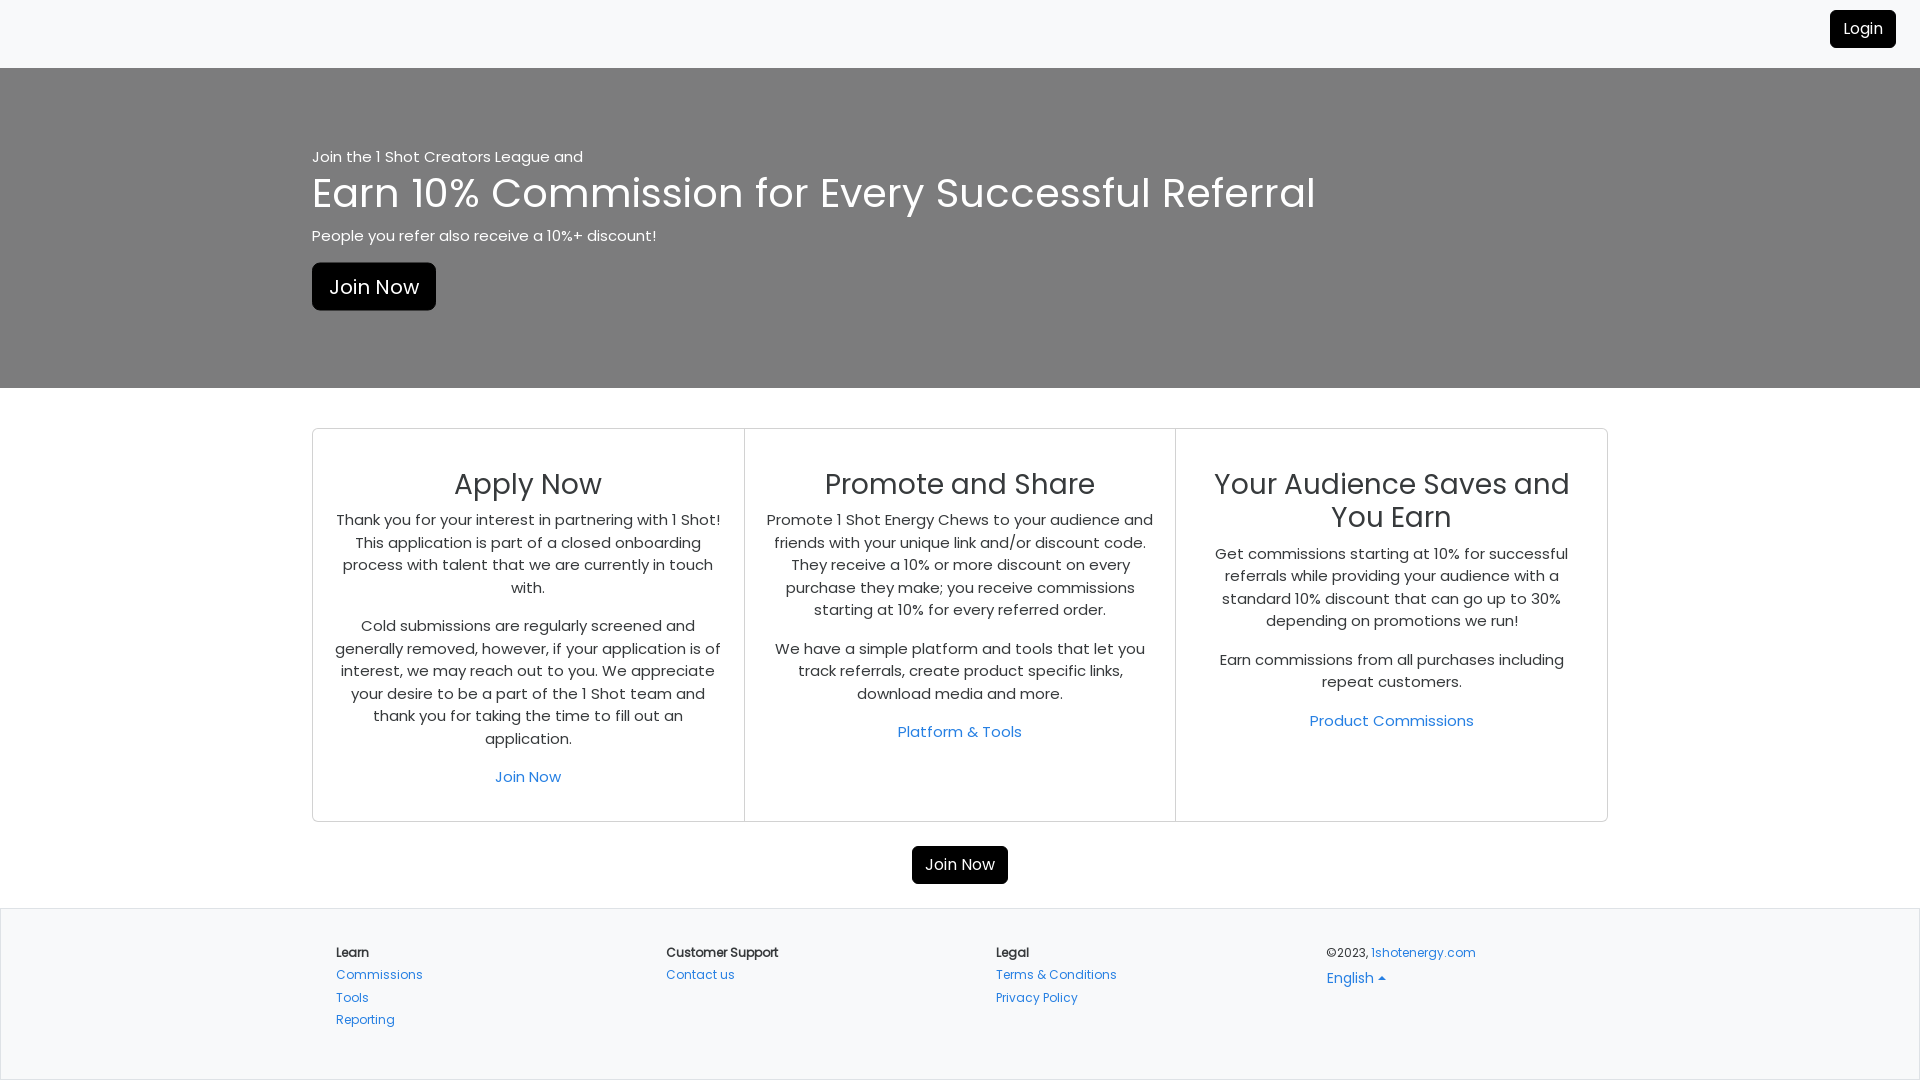 This screenshot has width=1920, height=1080. I want to click on 'Join Now', so click(311, 285).